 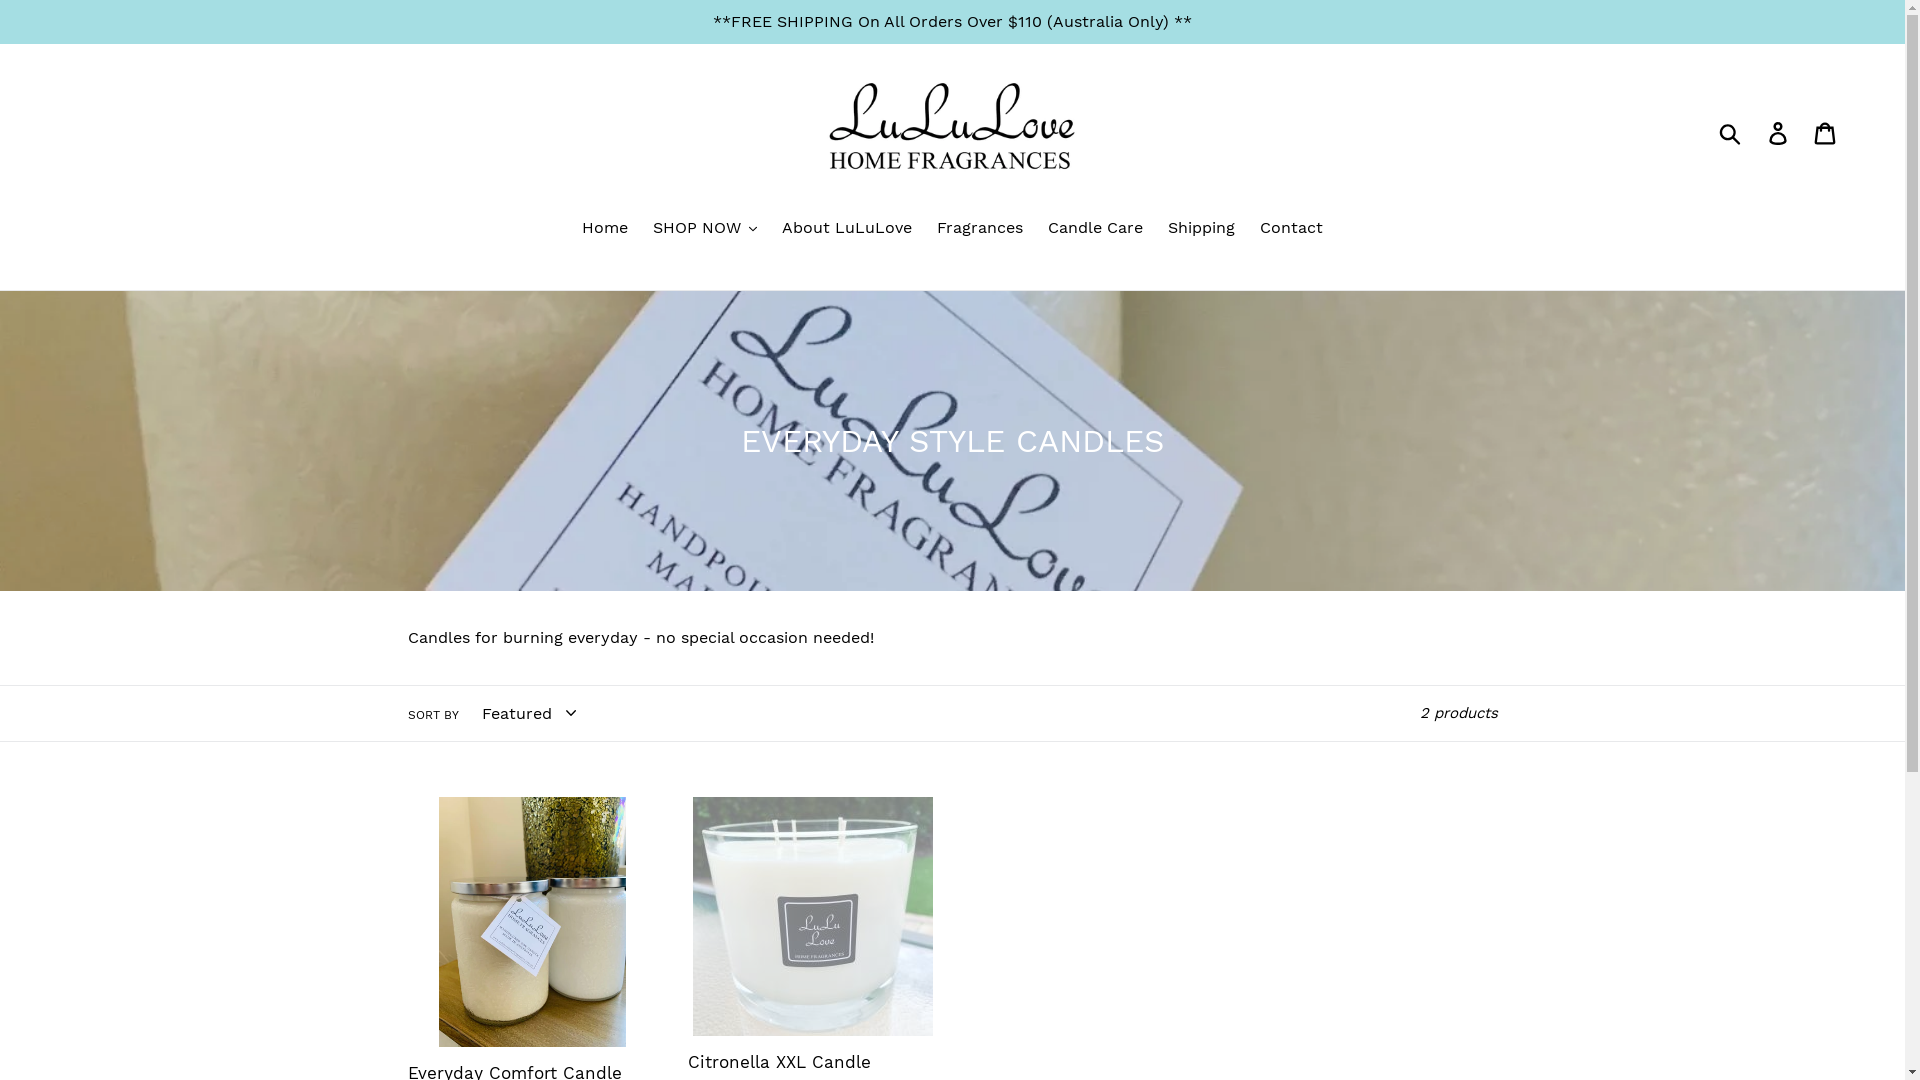 What do you see at coordinates (846, 228) in the screenshot?
I see `'About LuLuLove'` at bounding box center [846, 228].